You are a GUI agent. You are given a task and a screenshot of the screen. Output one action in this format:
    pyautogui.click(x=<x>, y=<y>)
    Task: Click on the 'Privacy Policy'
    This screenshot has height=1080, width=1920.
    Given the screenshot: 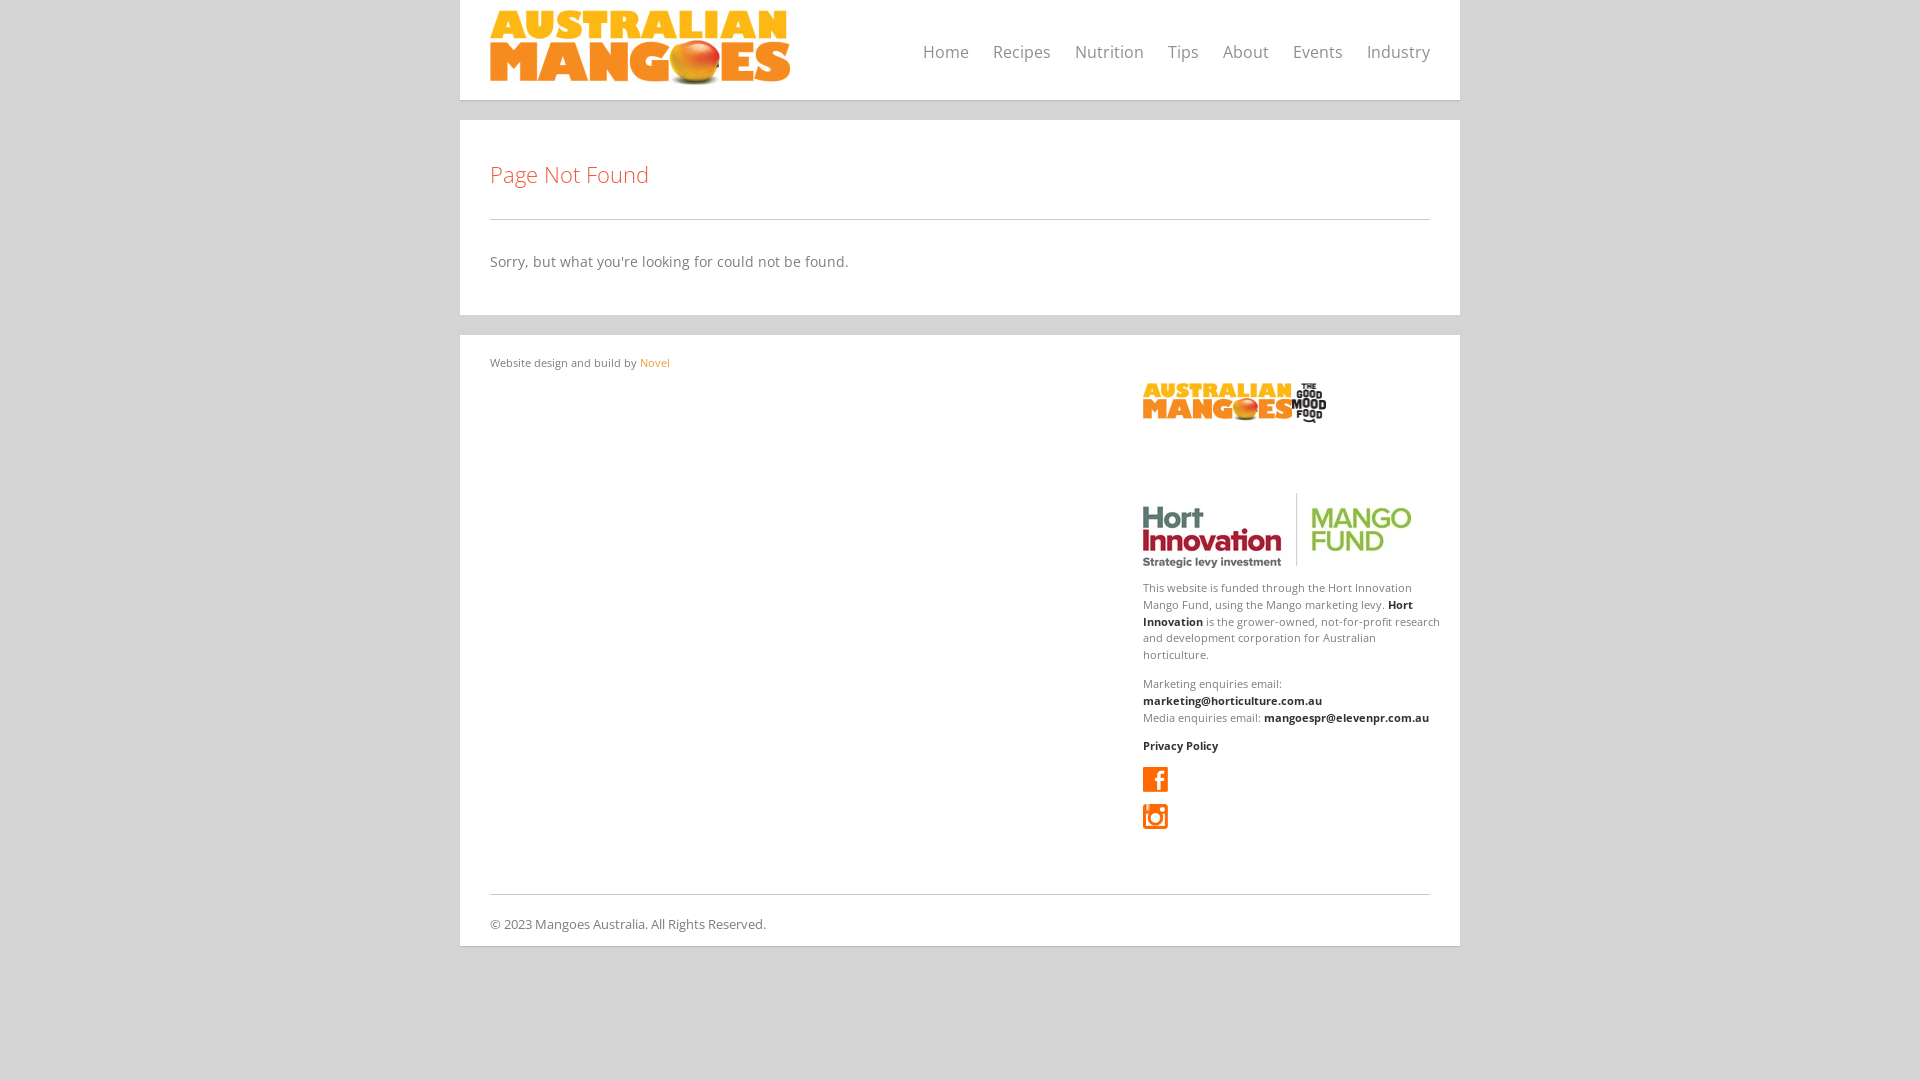 What is the action you would take?
    pyautogui.click(x=1180, y=745)
    